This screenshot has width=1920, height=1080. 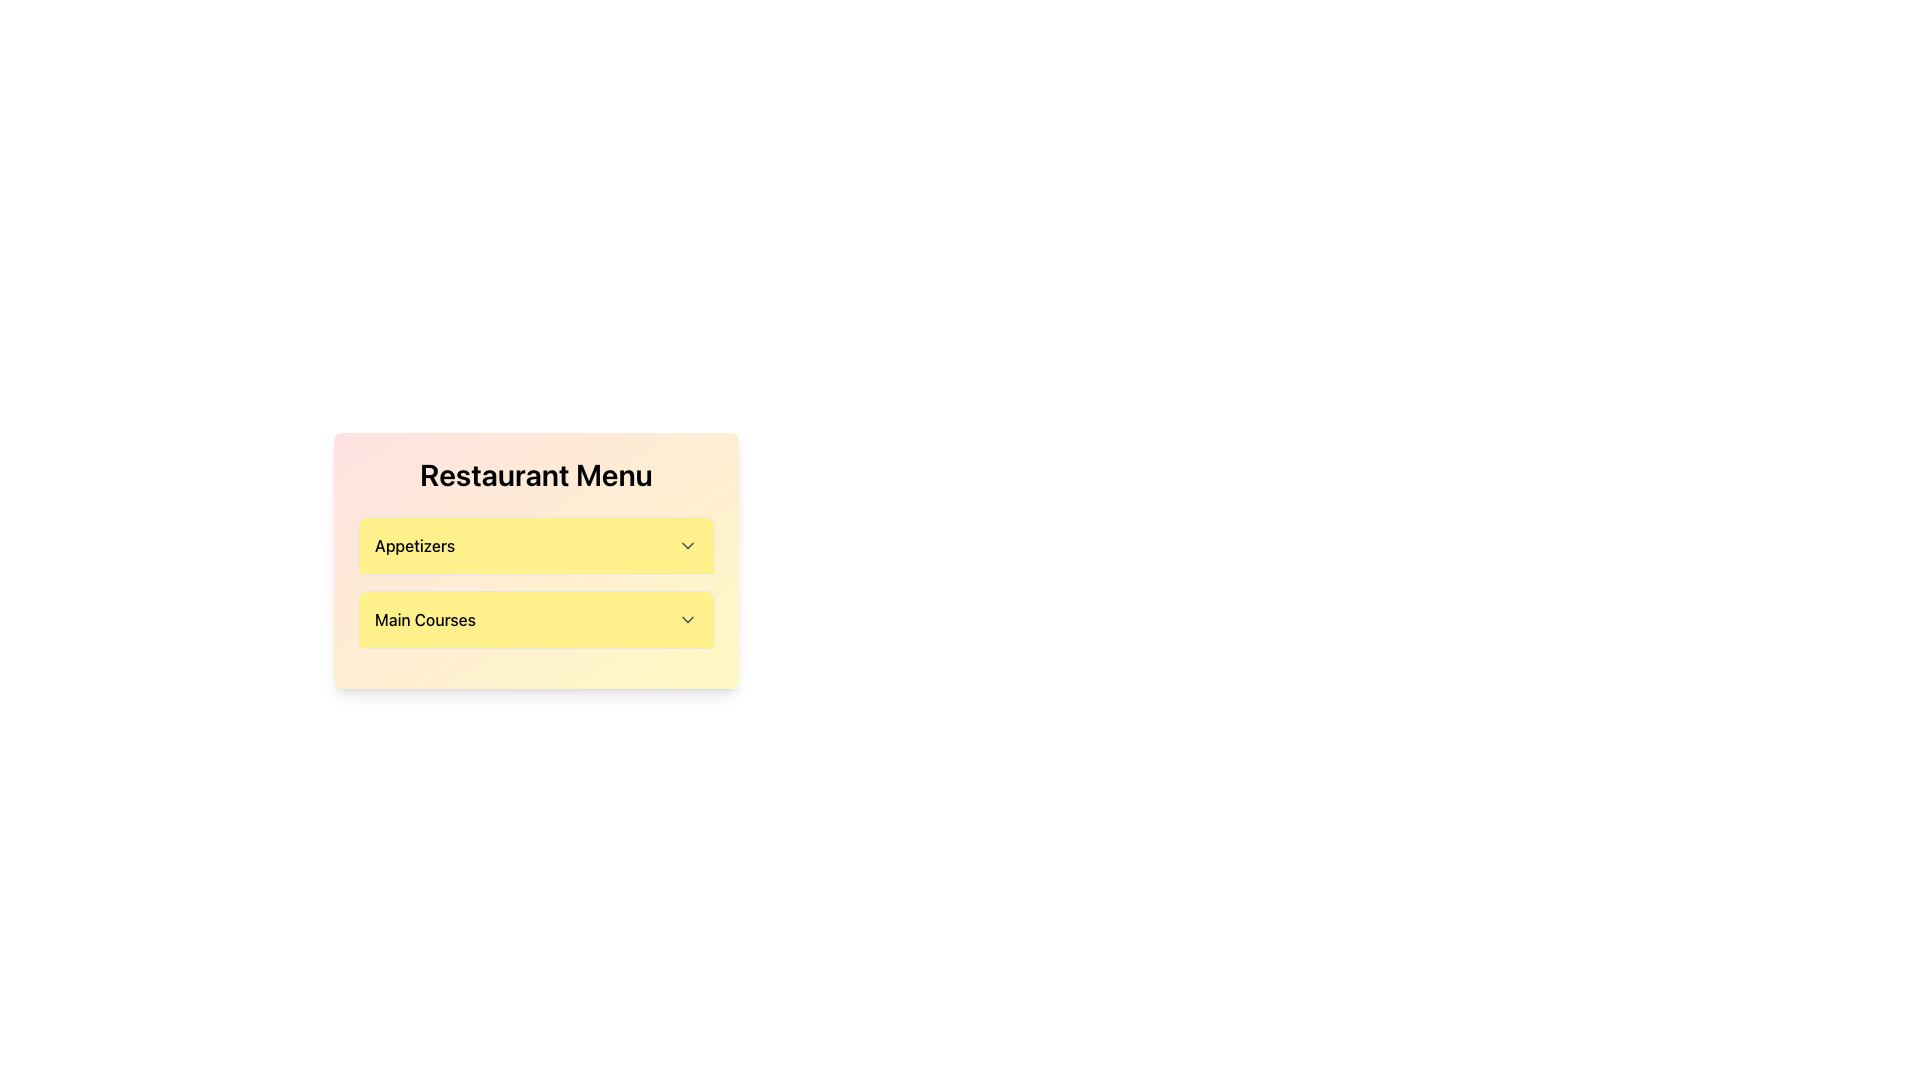 I want to click on the 'Appetizers' dropdown menu option, which has a yellow background and is the first item in the 'Restaurant Menu' section, so click(x=536, y=560).